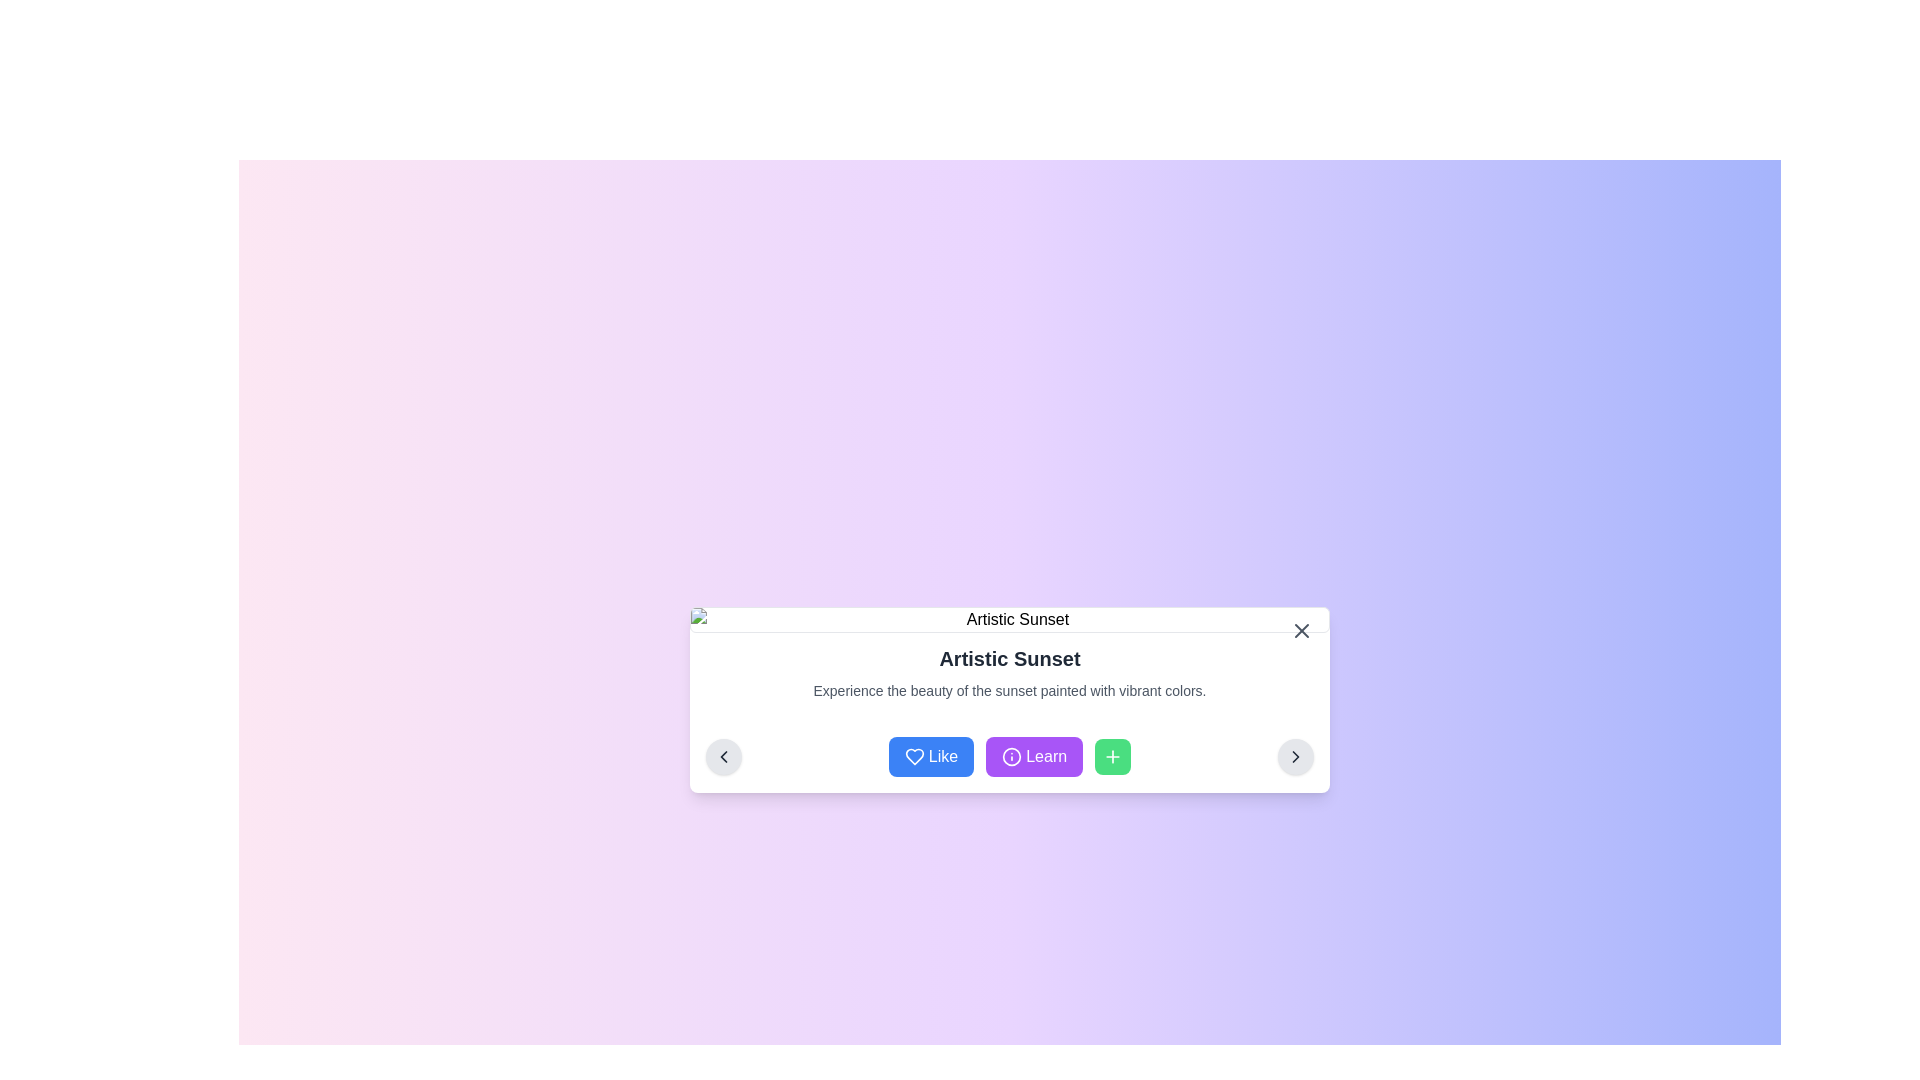 The image size is (1920, 1080). Describe the element at coordinates (1112, 756) in the screenshot. I see `the 'plus' icon located at the center of the green button at the bottom right corner of the interface window for accessibility features` at that location.